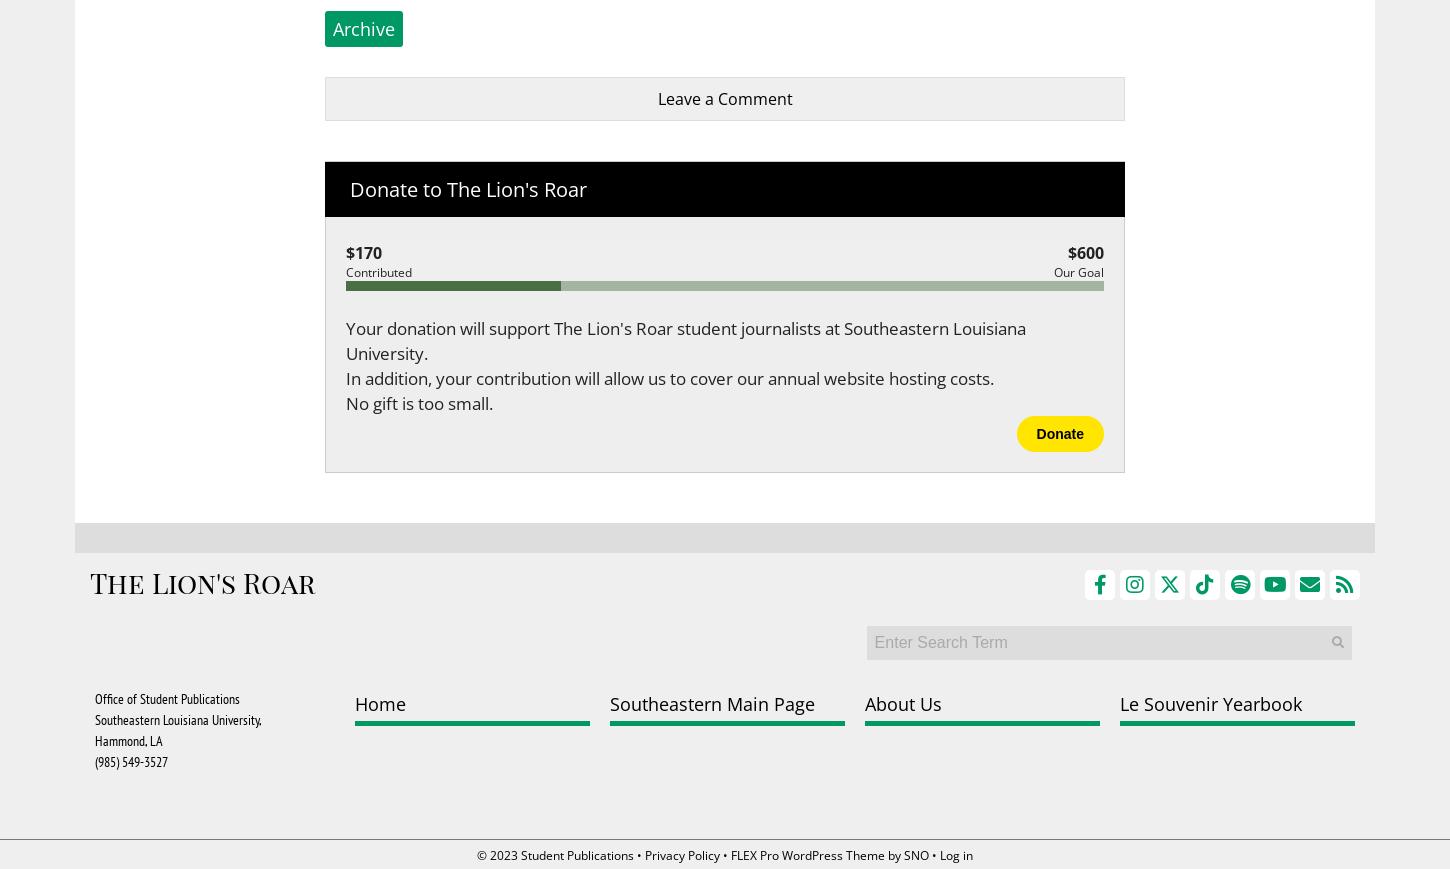  What do you see at coordinates (362, 26) in the screenshot?
I see `'Archive'` at bounding box center [362, 26].